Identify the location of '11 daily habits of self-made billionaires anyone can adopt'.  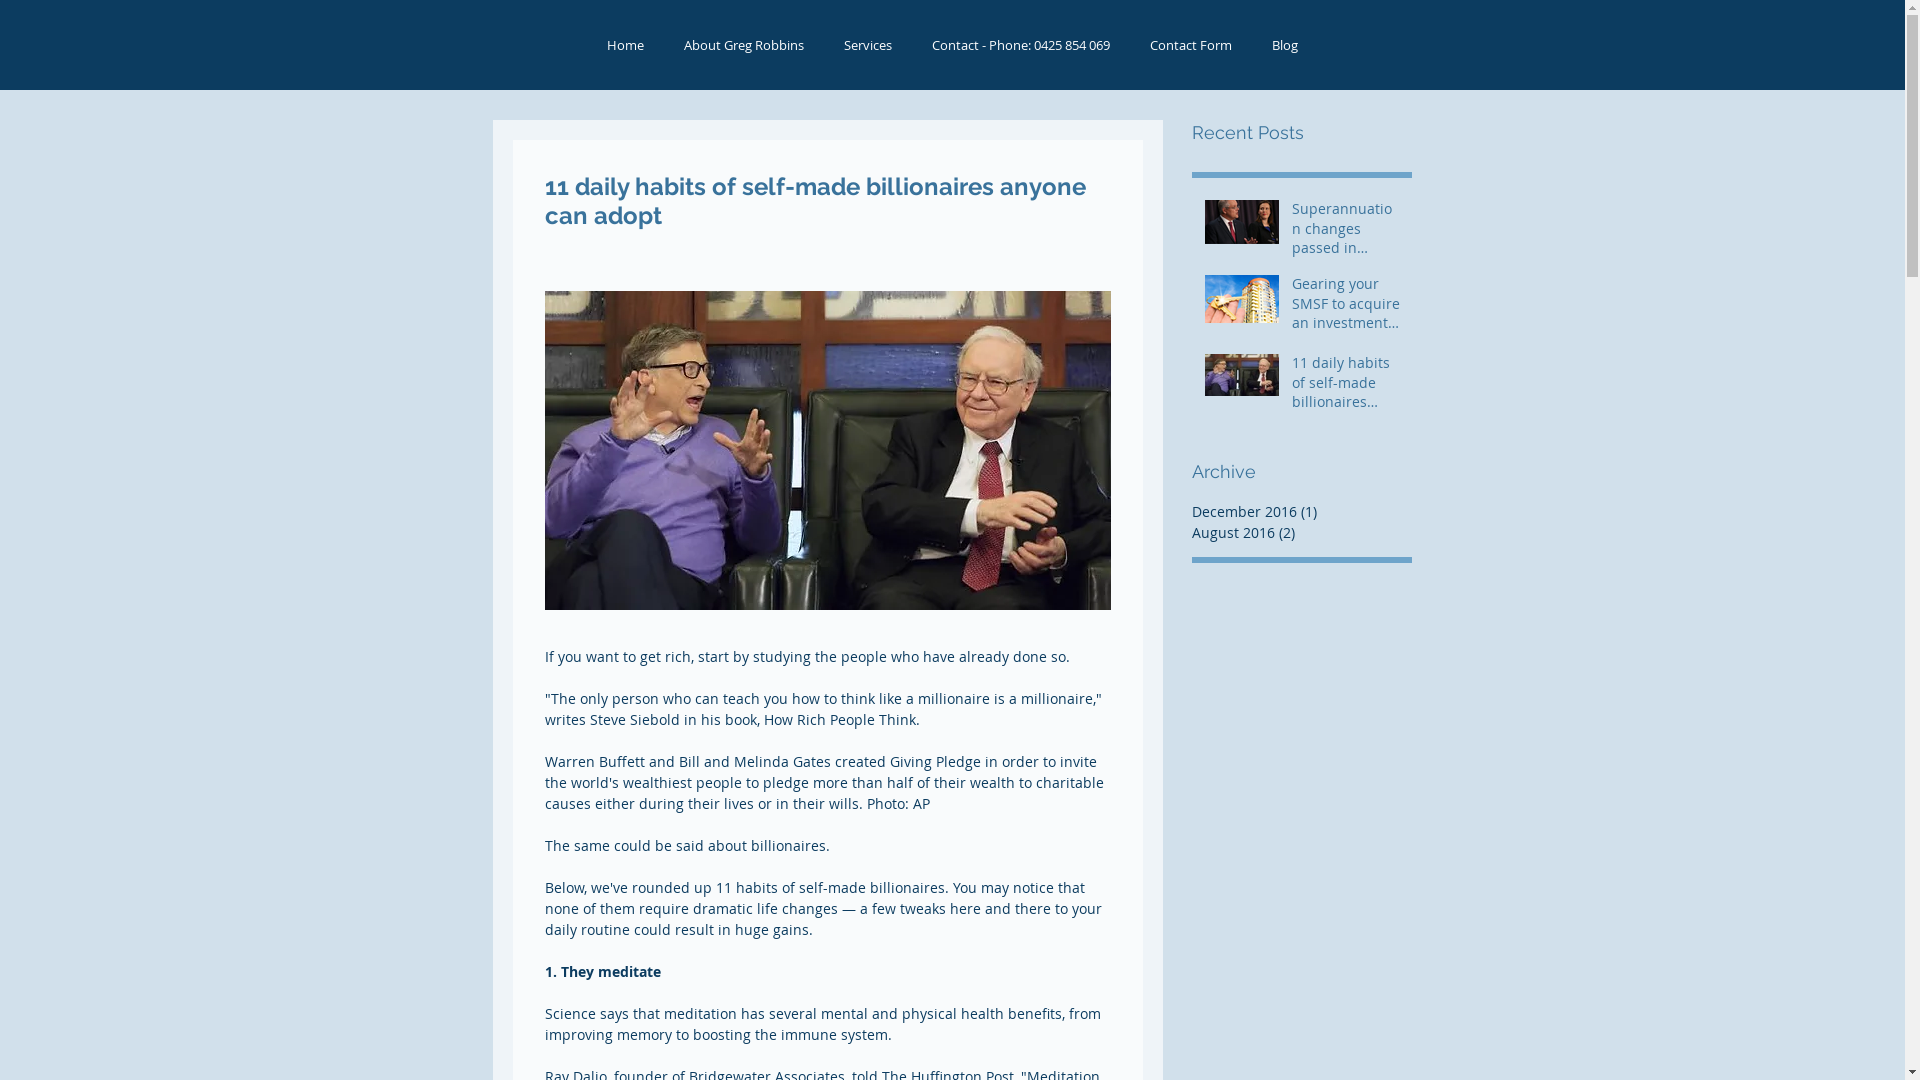
(1345, 386).